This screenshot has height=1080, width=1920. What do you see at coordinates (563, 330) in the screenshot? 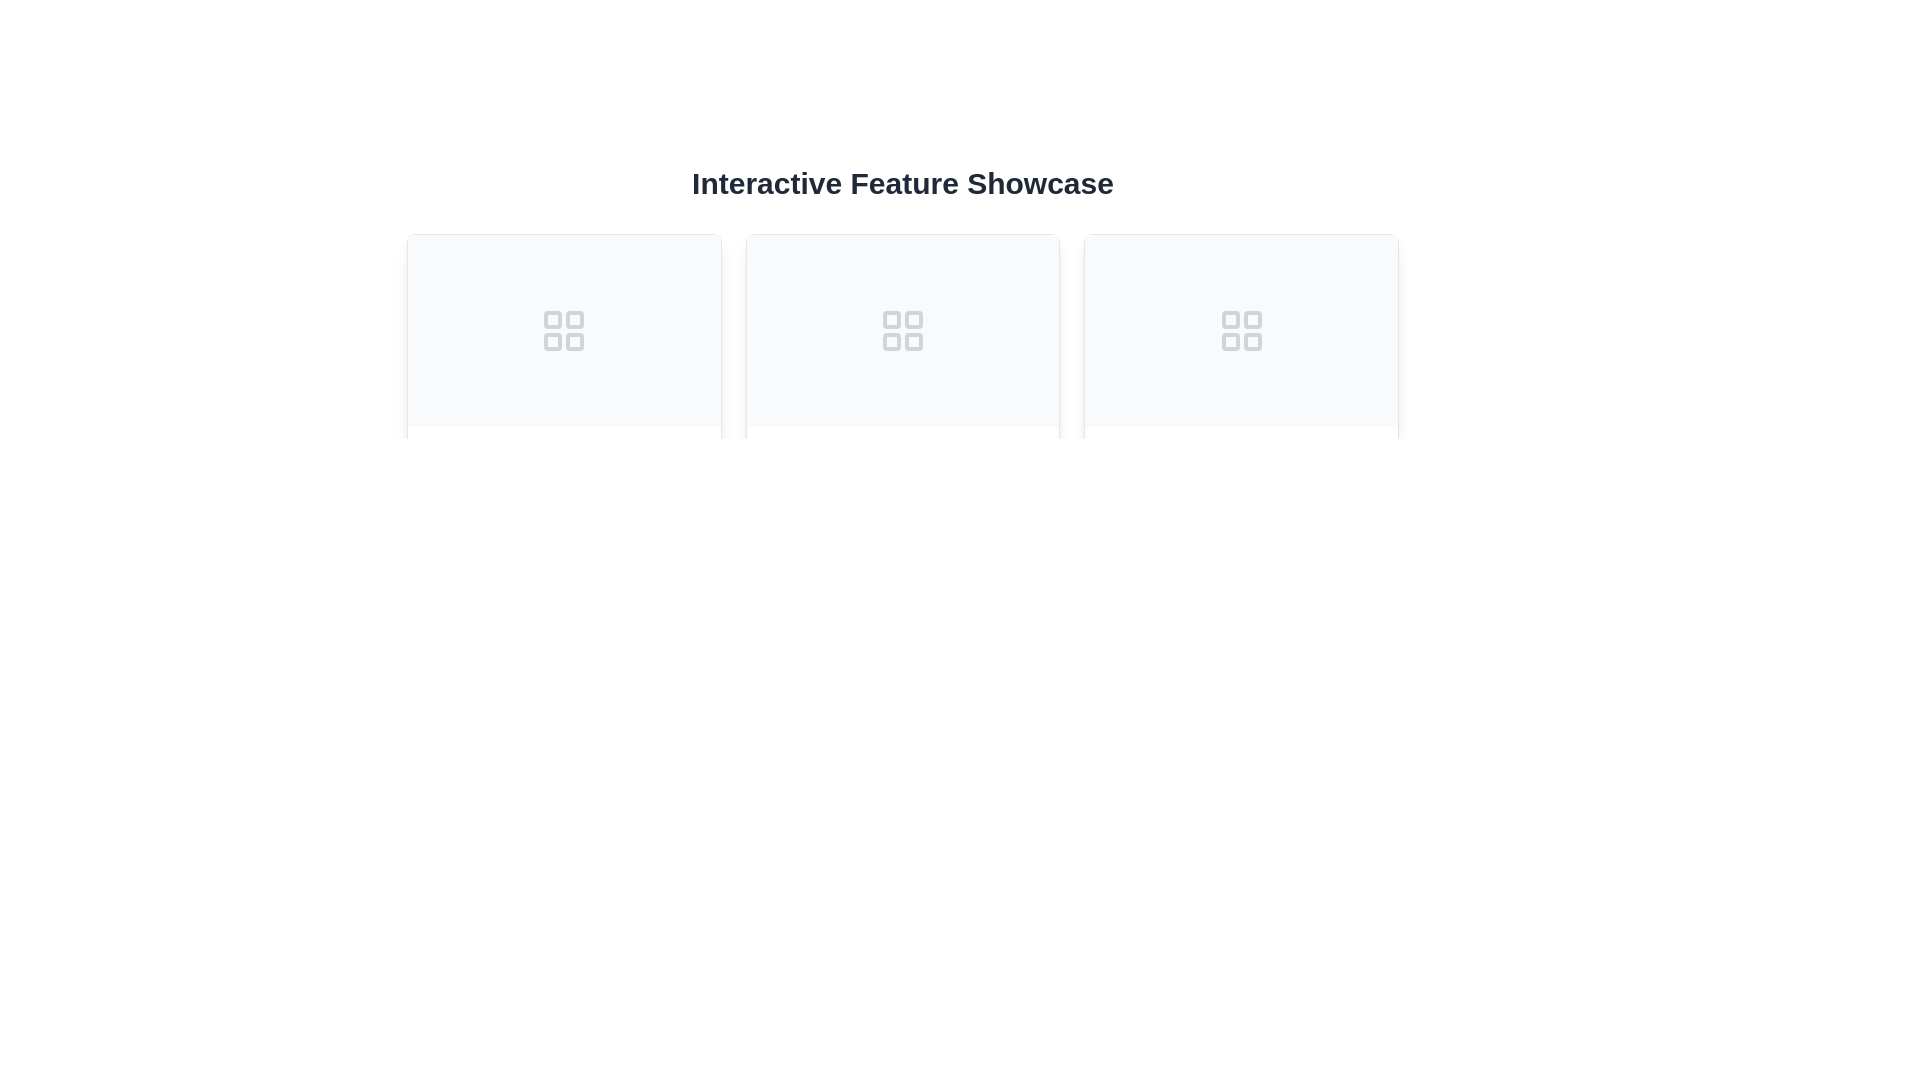
I see `the grid icon located in the top section of the 'Item 1' card, which is displayed in light gray within a large white card area` at bounding box center [563, 330].